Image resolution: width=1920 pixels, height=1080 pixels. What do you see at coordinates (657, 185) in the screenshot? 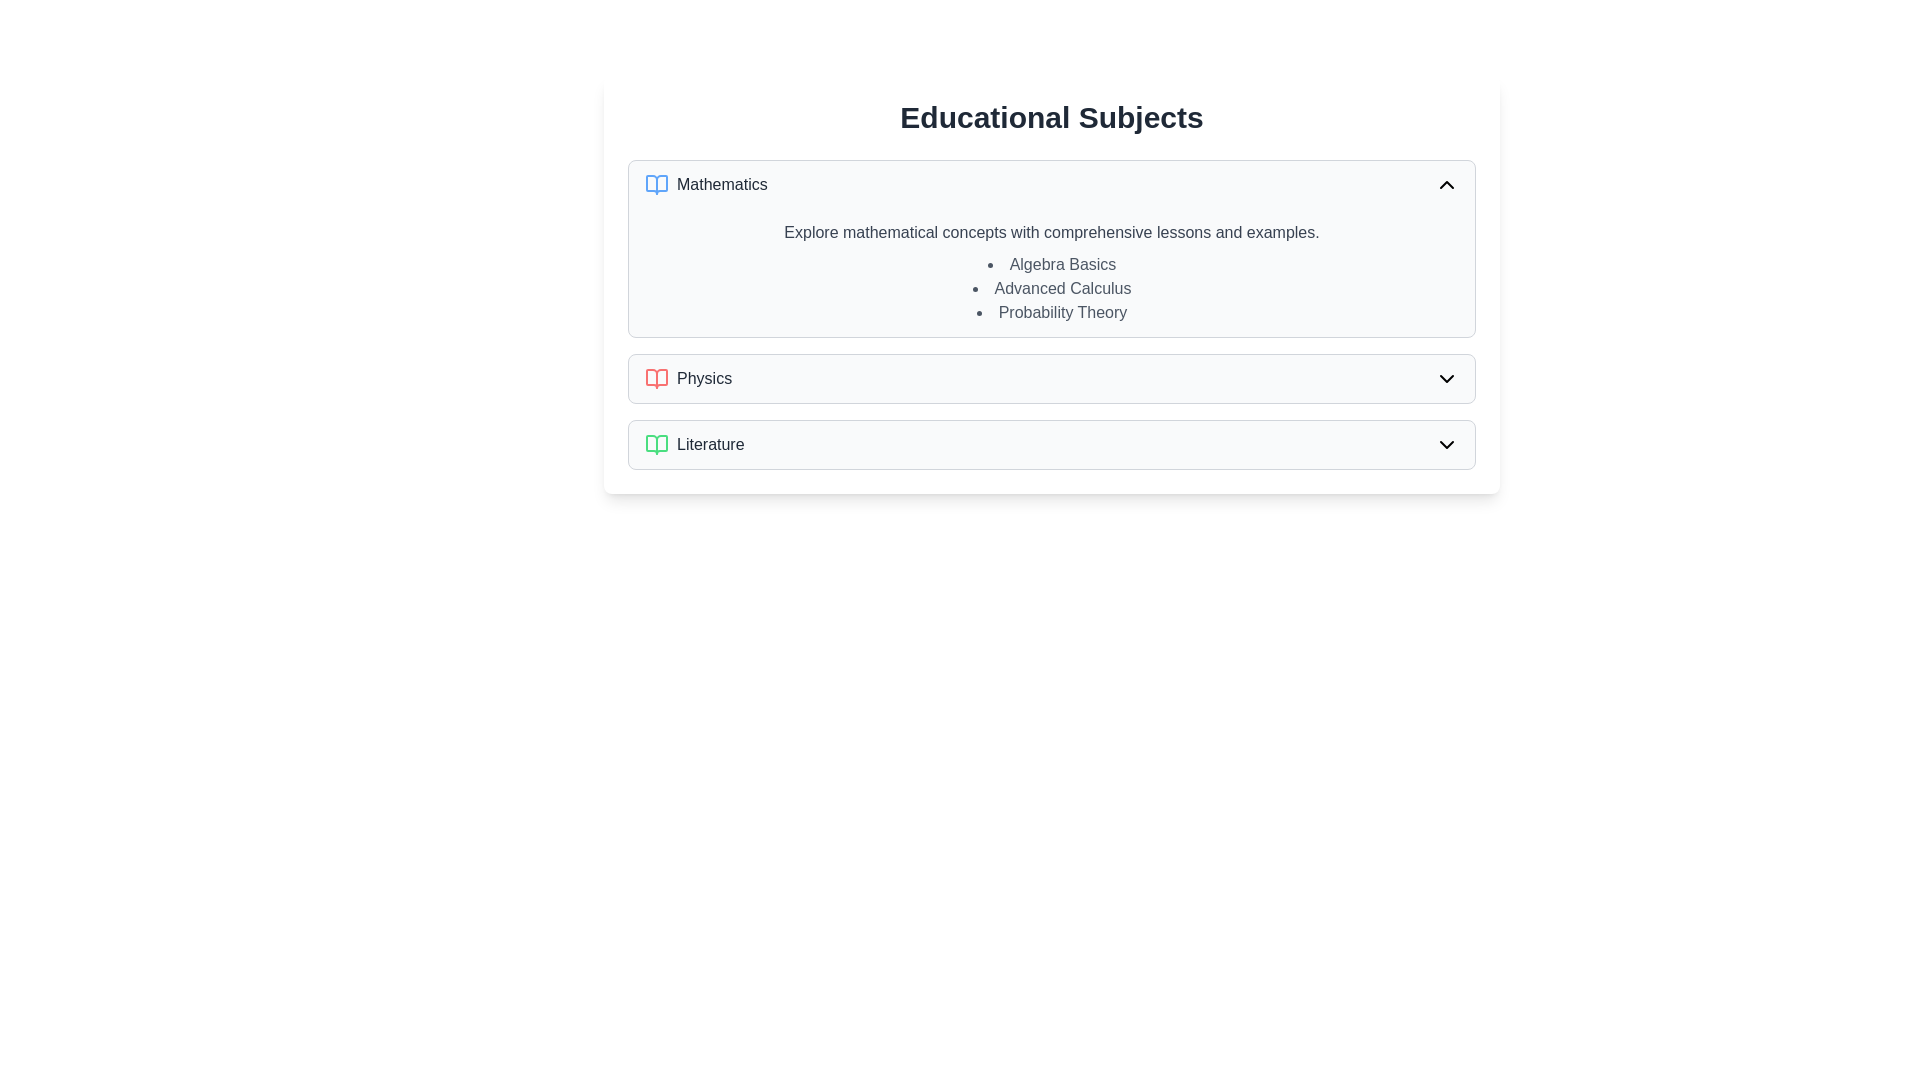
I see `'Mathematics' SVG icon located to the left of the 'Mathematics' text label in the 'Educational Subjects' section using developer tools` at bounding box center [657, 185].